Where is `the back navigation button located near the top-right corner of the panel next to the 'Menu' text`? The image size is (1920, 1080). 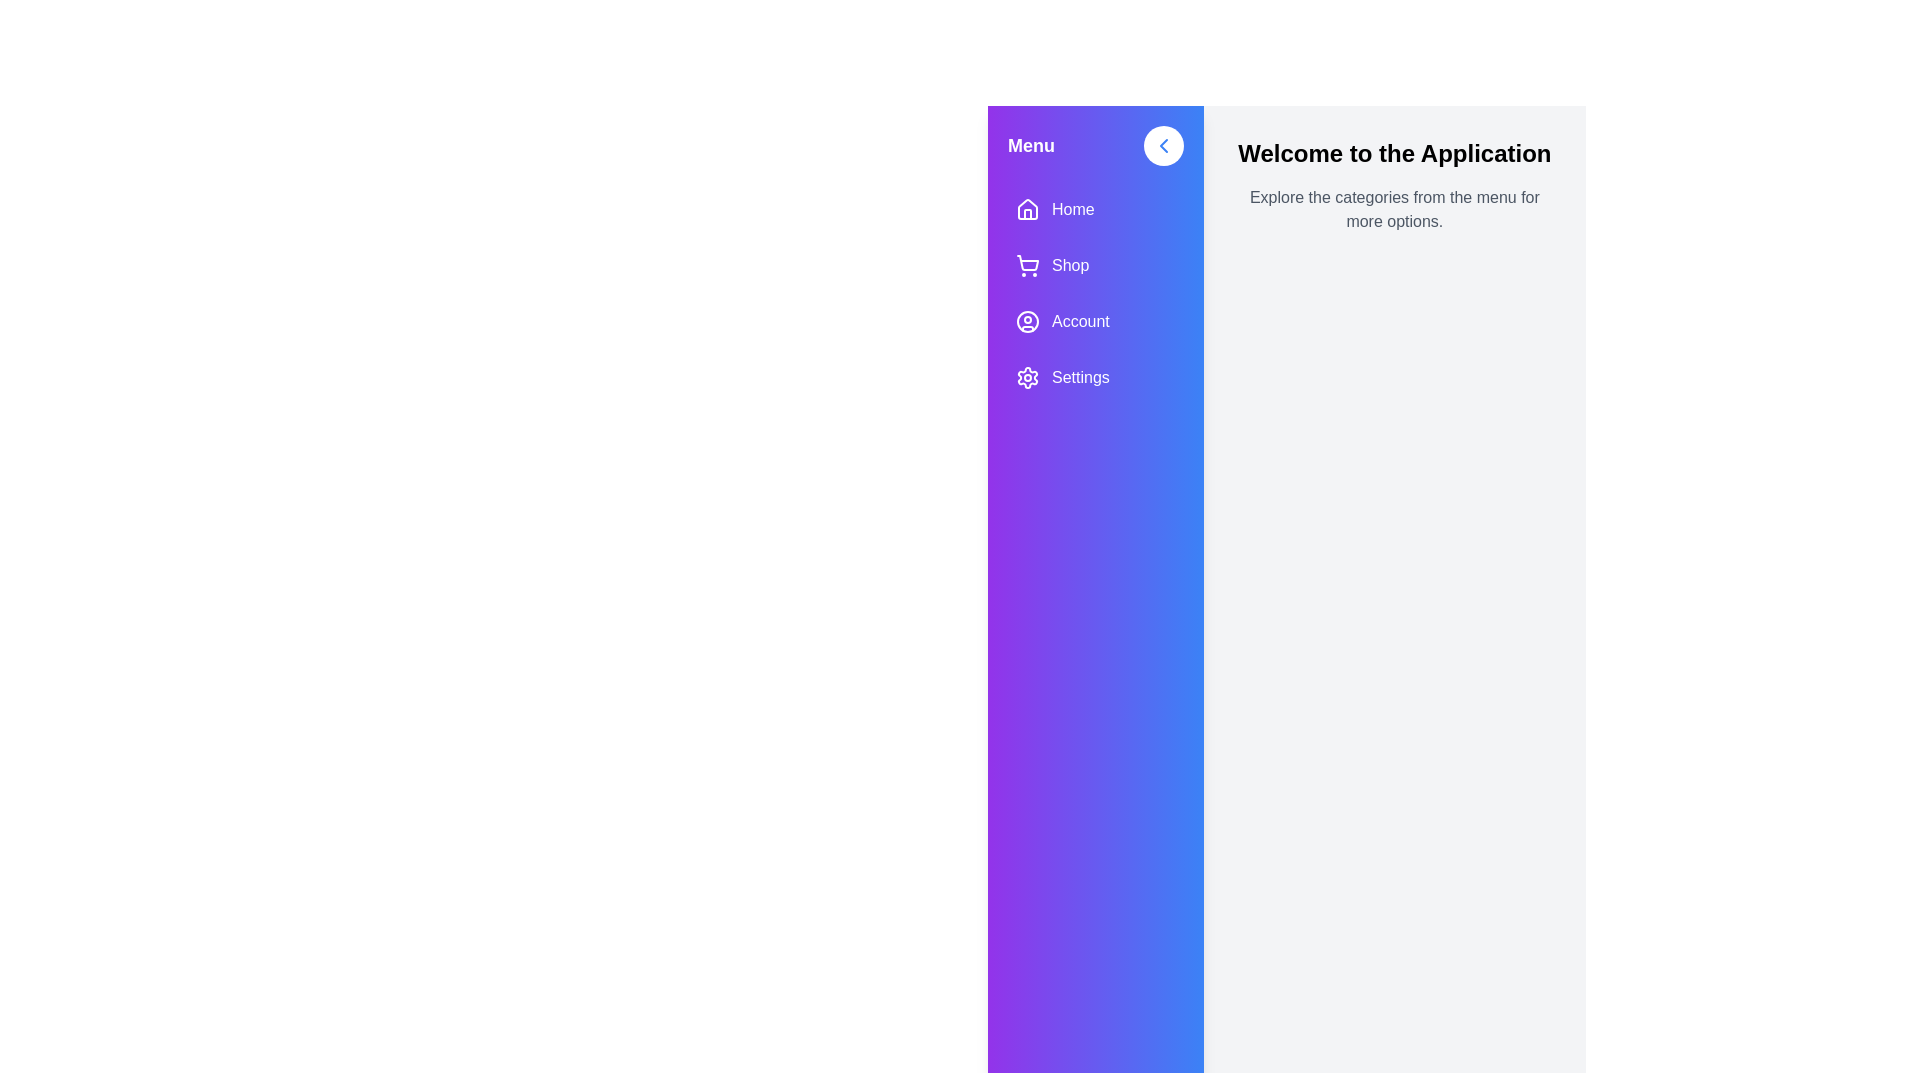
the back navigation button located near the top-right corner of the panel next to the 'Menu' text is located at coordinates (1163, 145).